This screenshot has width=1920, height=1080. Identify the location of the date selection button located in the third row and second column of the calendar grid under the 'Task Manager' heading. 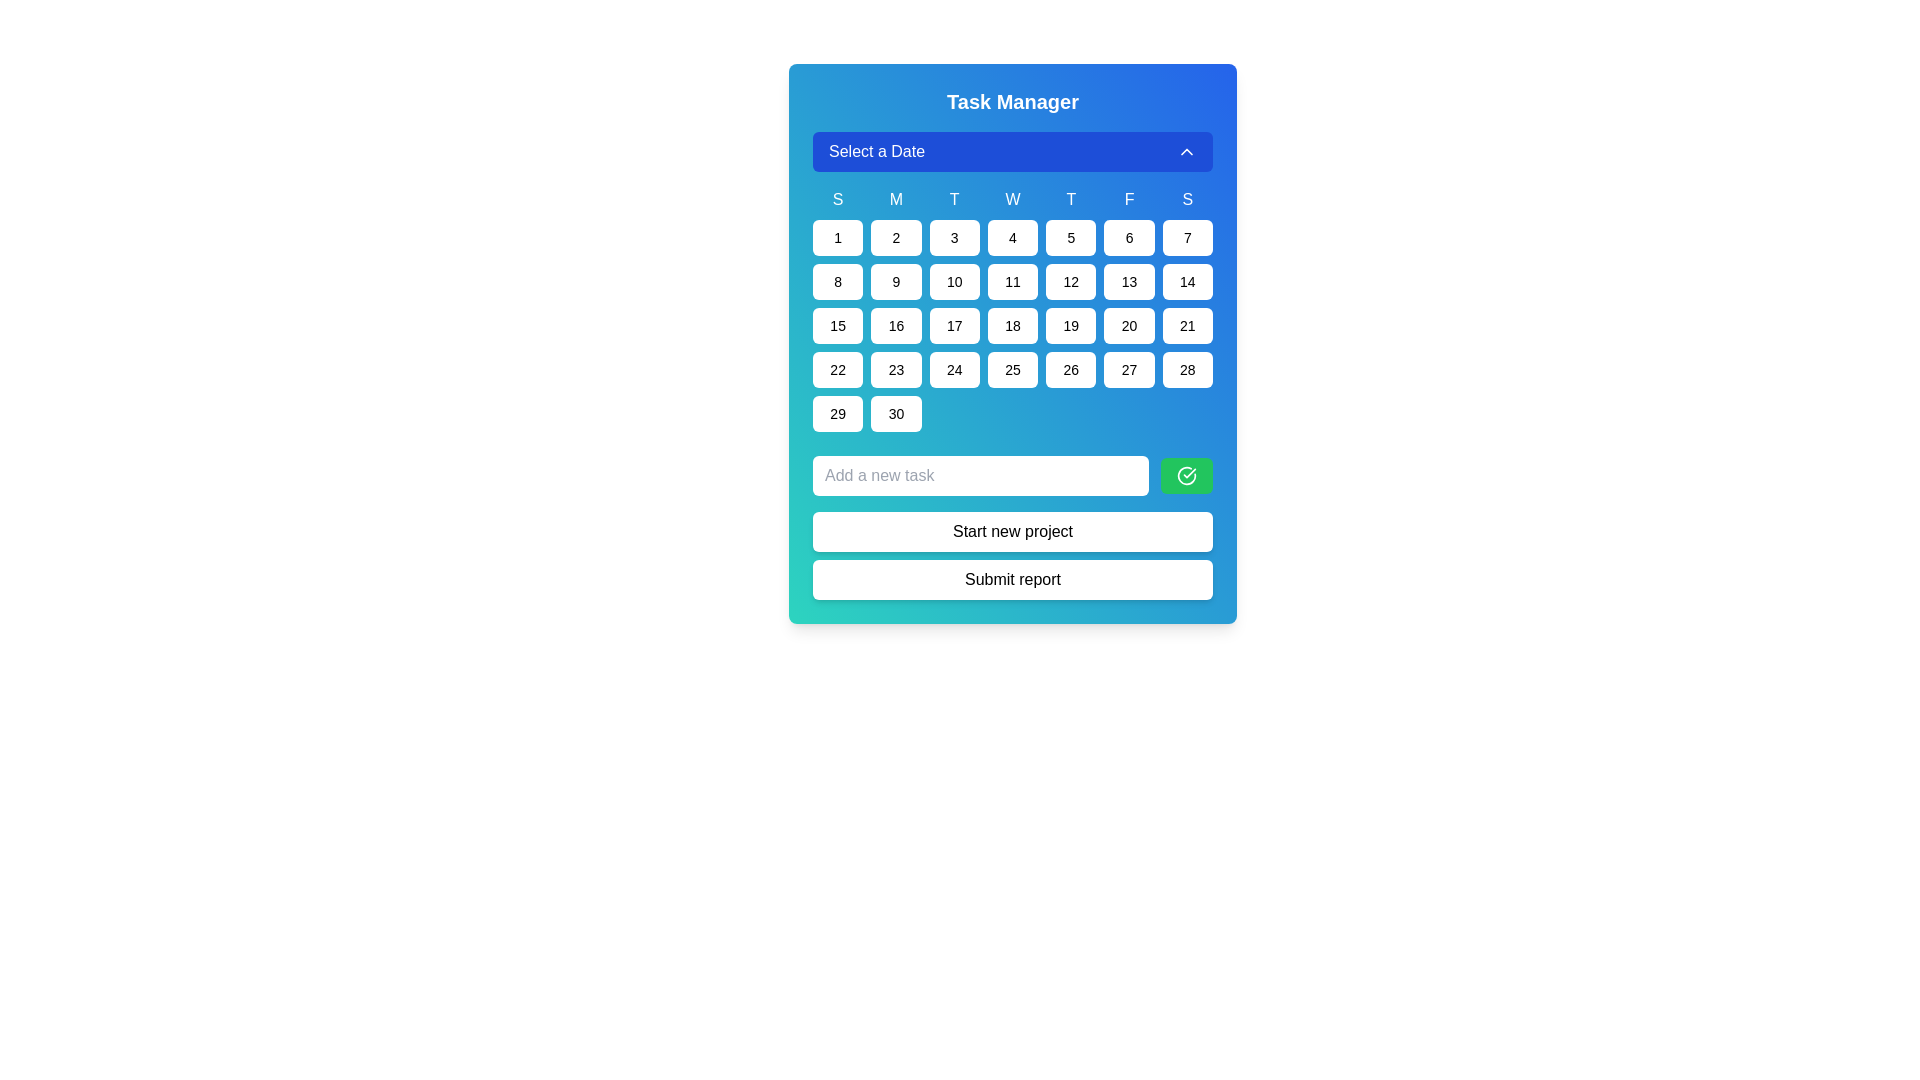
(895, 281).